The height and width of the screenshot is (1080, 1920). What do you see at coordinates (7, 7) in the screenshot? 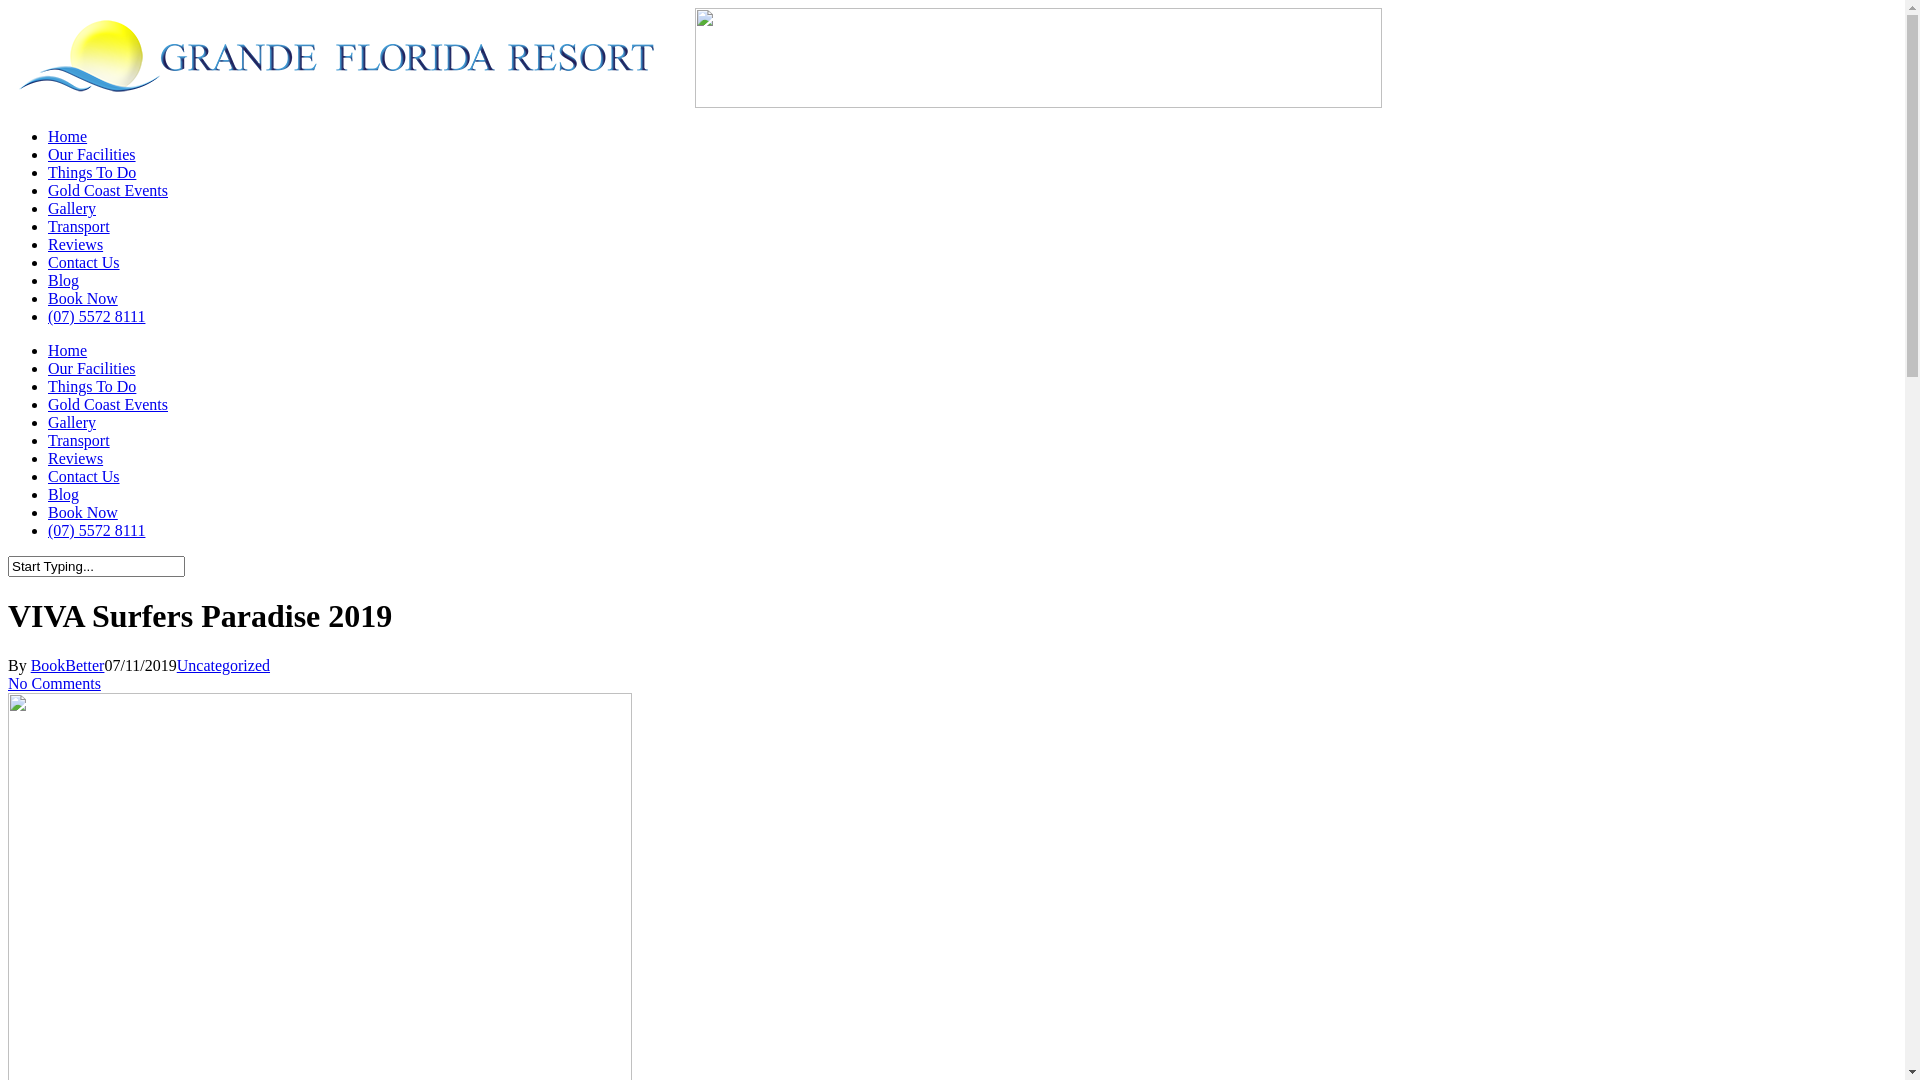
I see `'Skip to main content'` at bounding box center [7, 7].